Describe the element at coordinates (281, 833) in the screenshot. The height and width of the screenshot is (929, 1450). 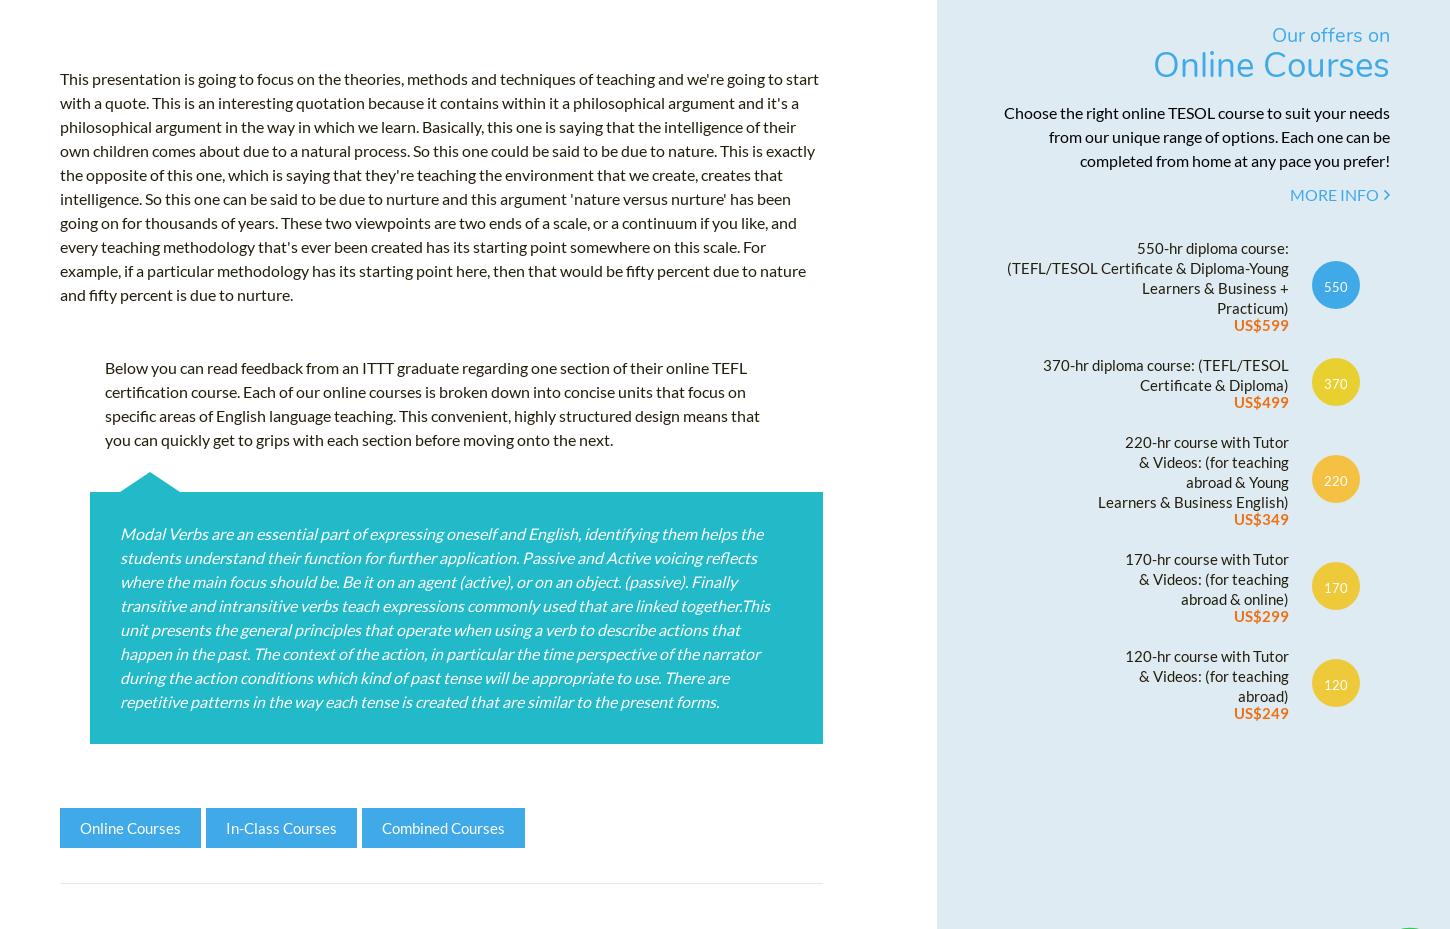
I see `'In-Class Courses'` at that location.